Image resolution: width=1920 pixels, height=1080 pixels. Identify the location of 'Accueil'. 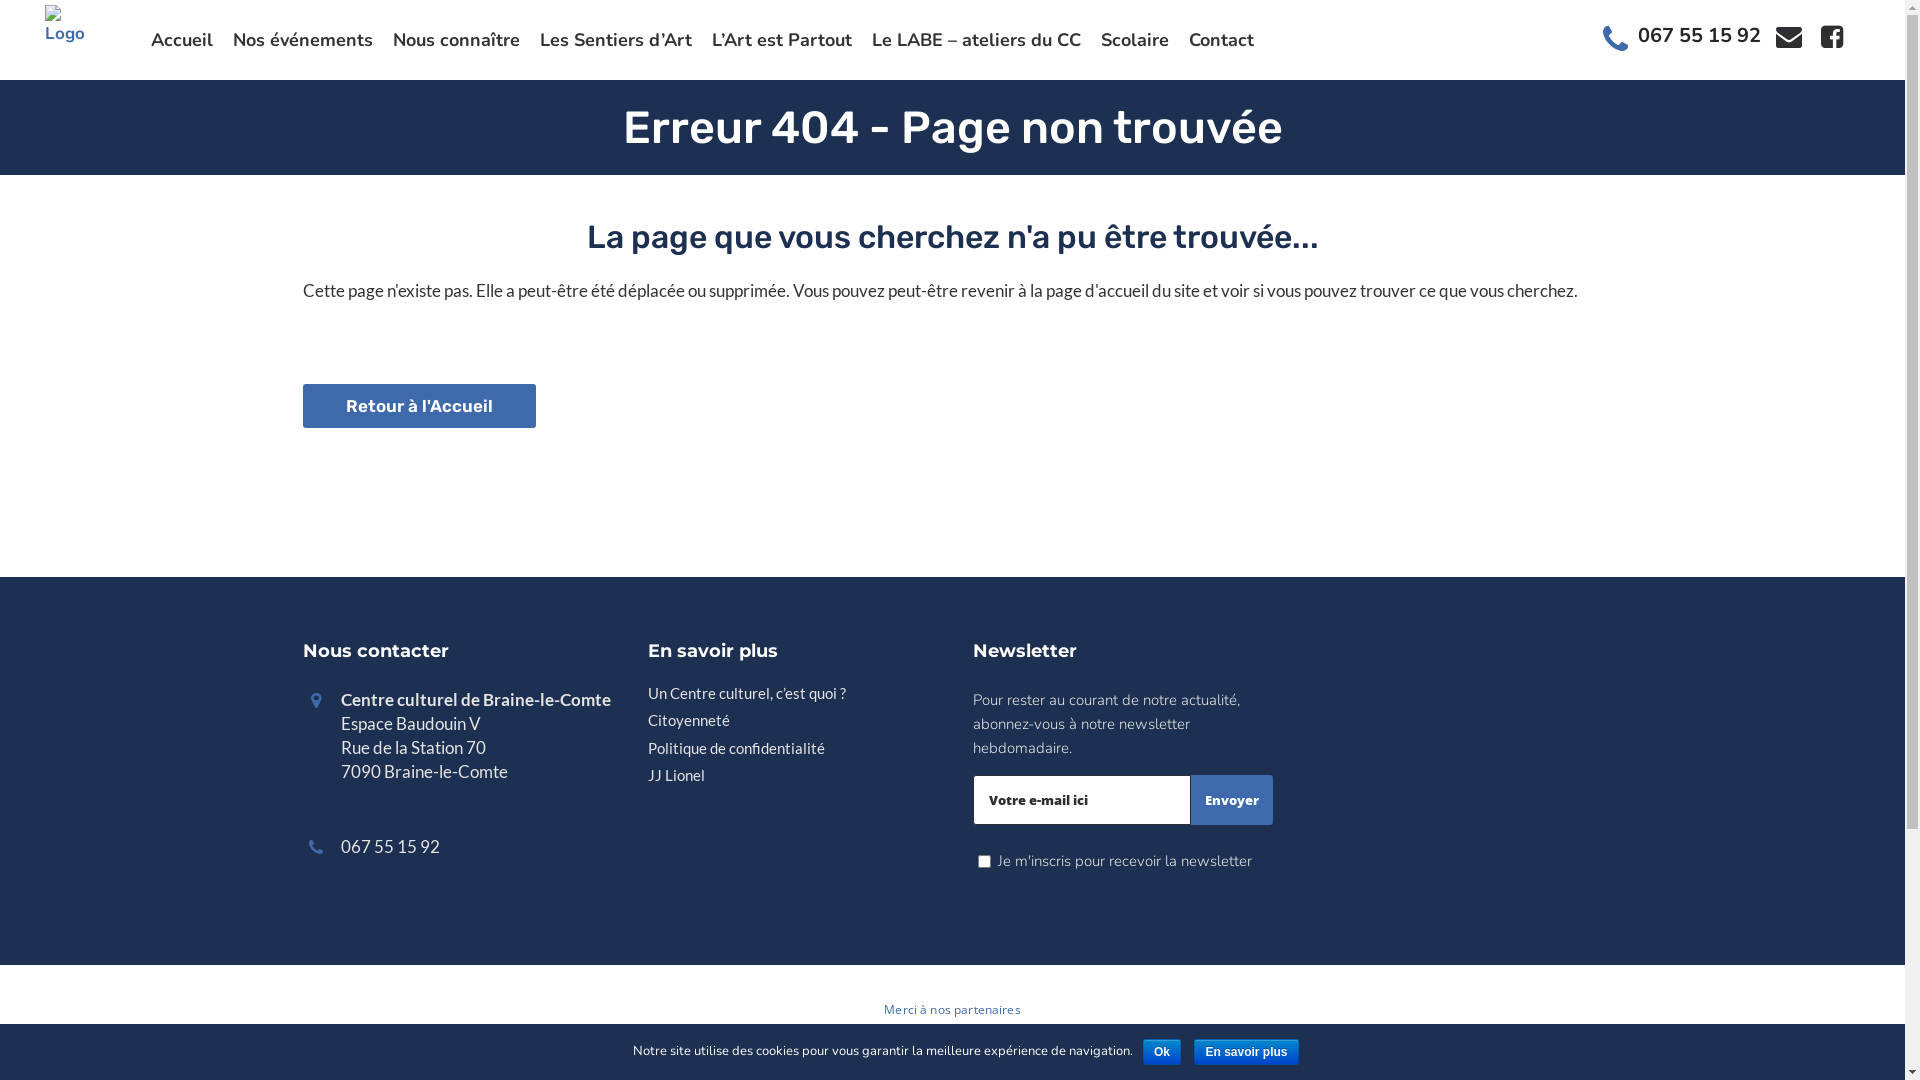
(182, 39).